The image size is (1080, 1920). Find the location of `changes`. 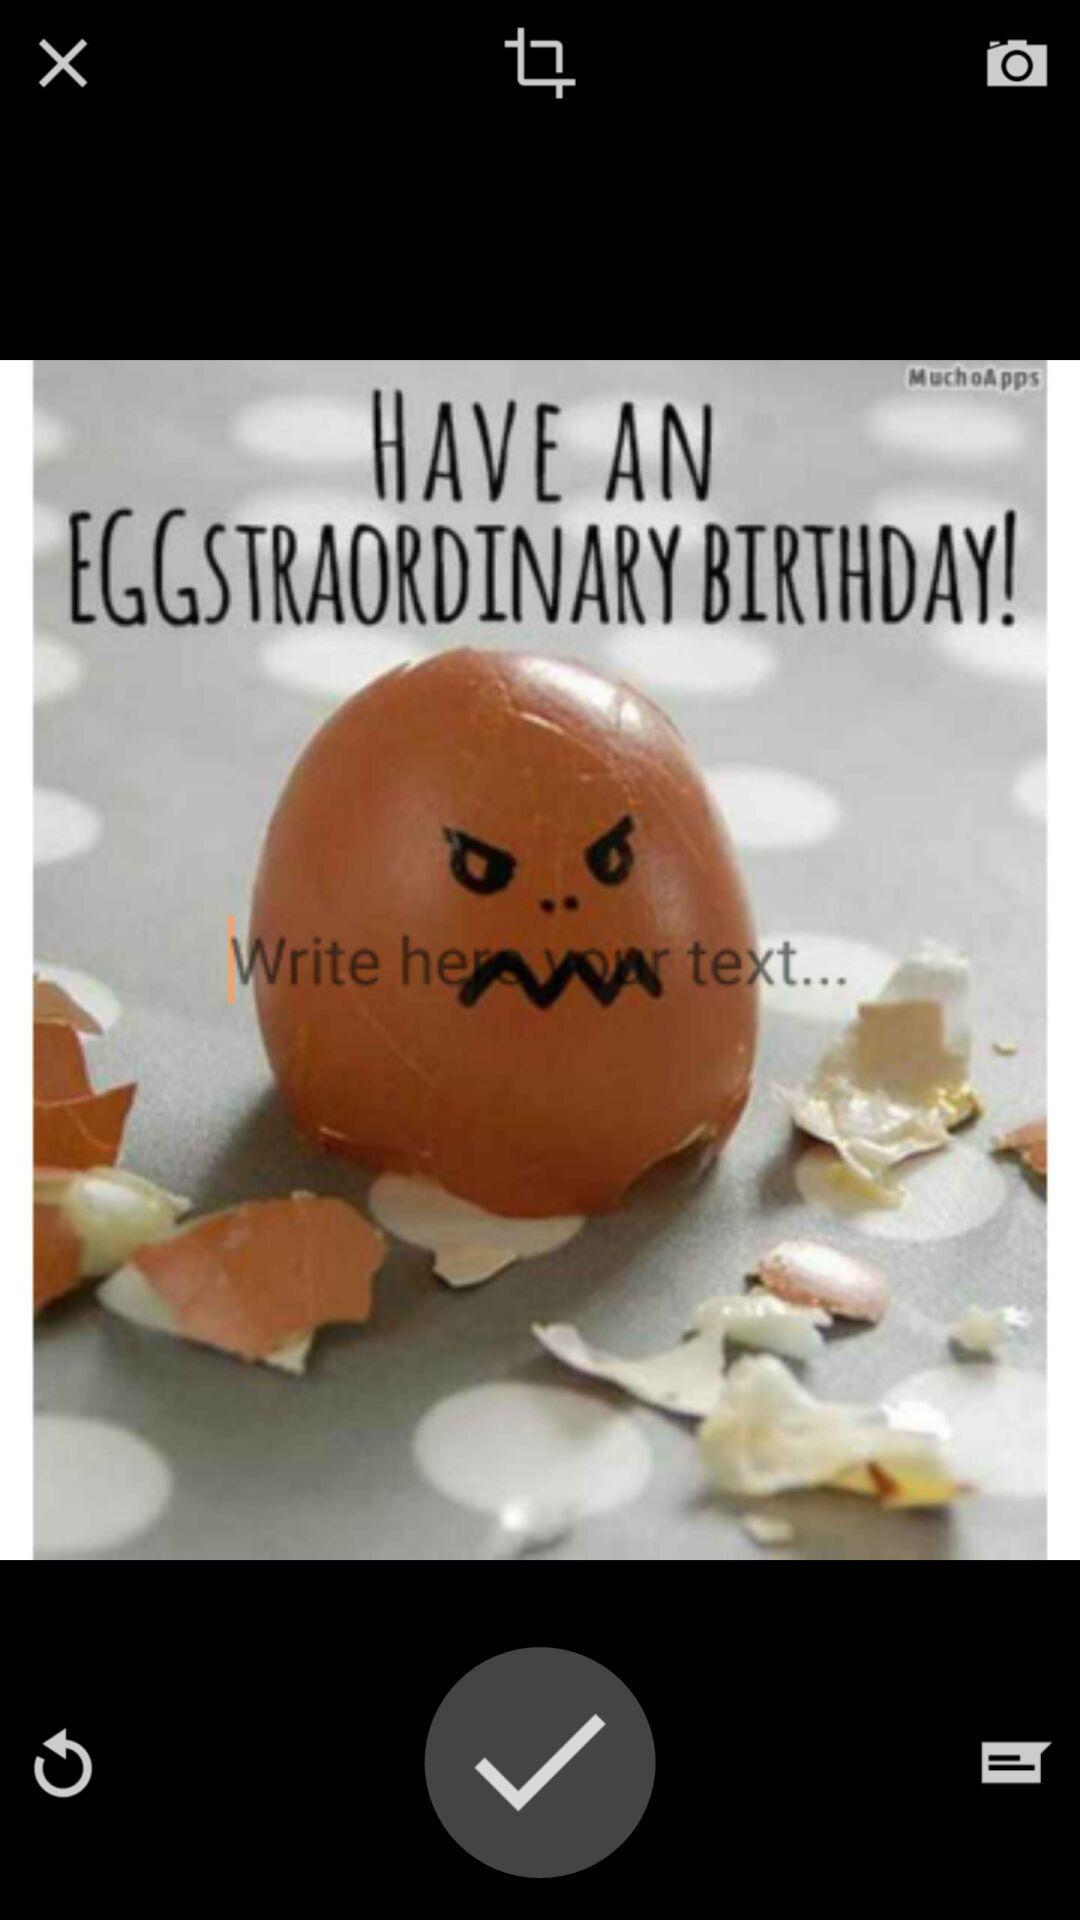

changes is located at coordinates (540, 1762).